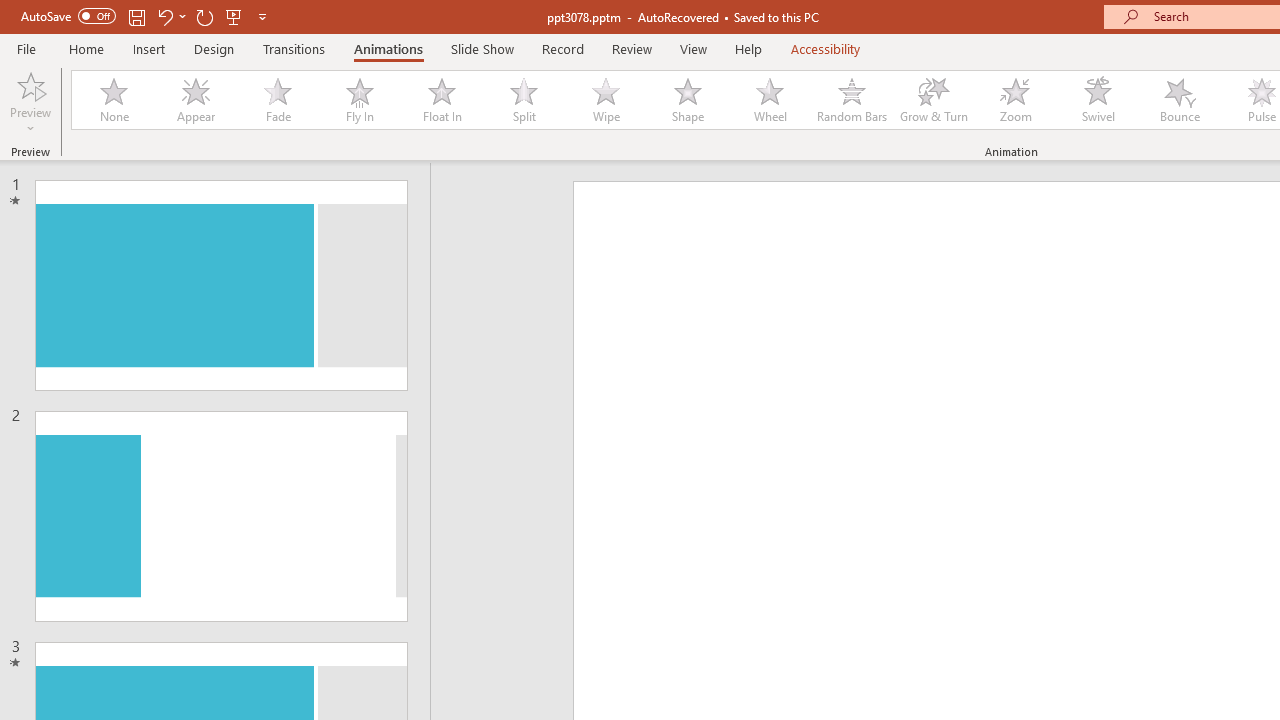  What do you see at coordinates (688, 100) in the screenshot?
I see `'Shape'` at bounding box center [688, 100].